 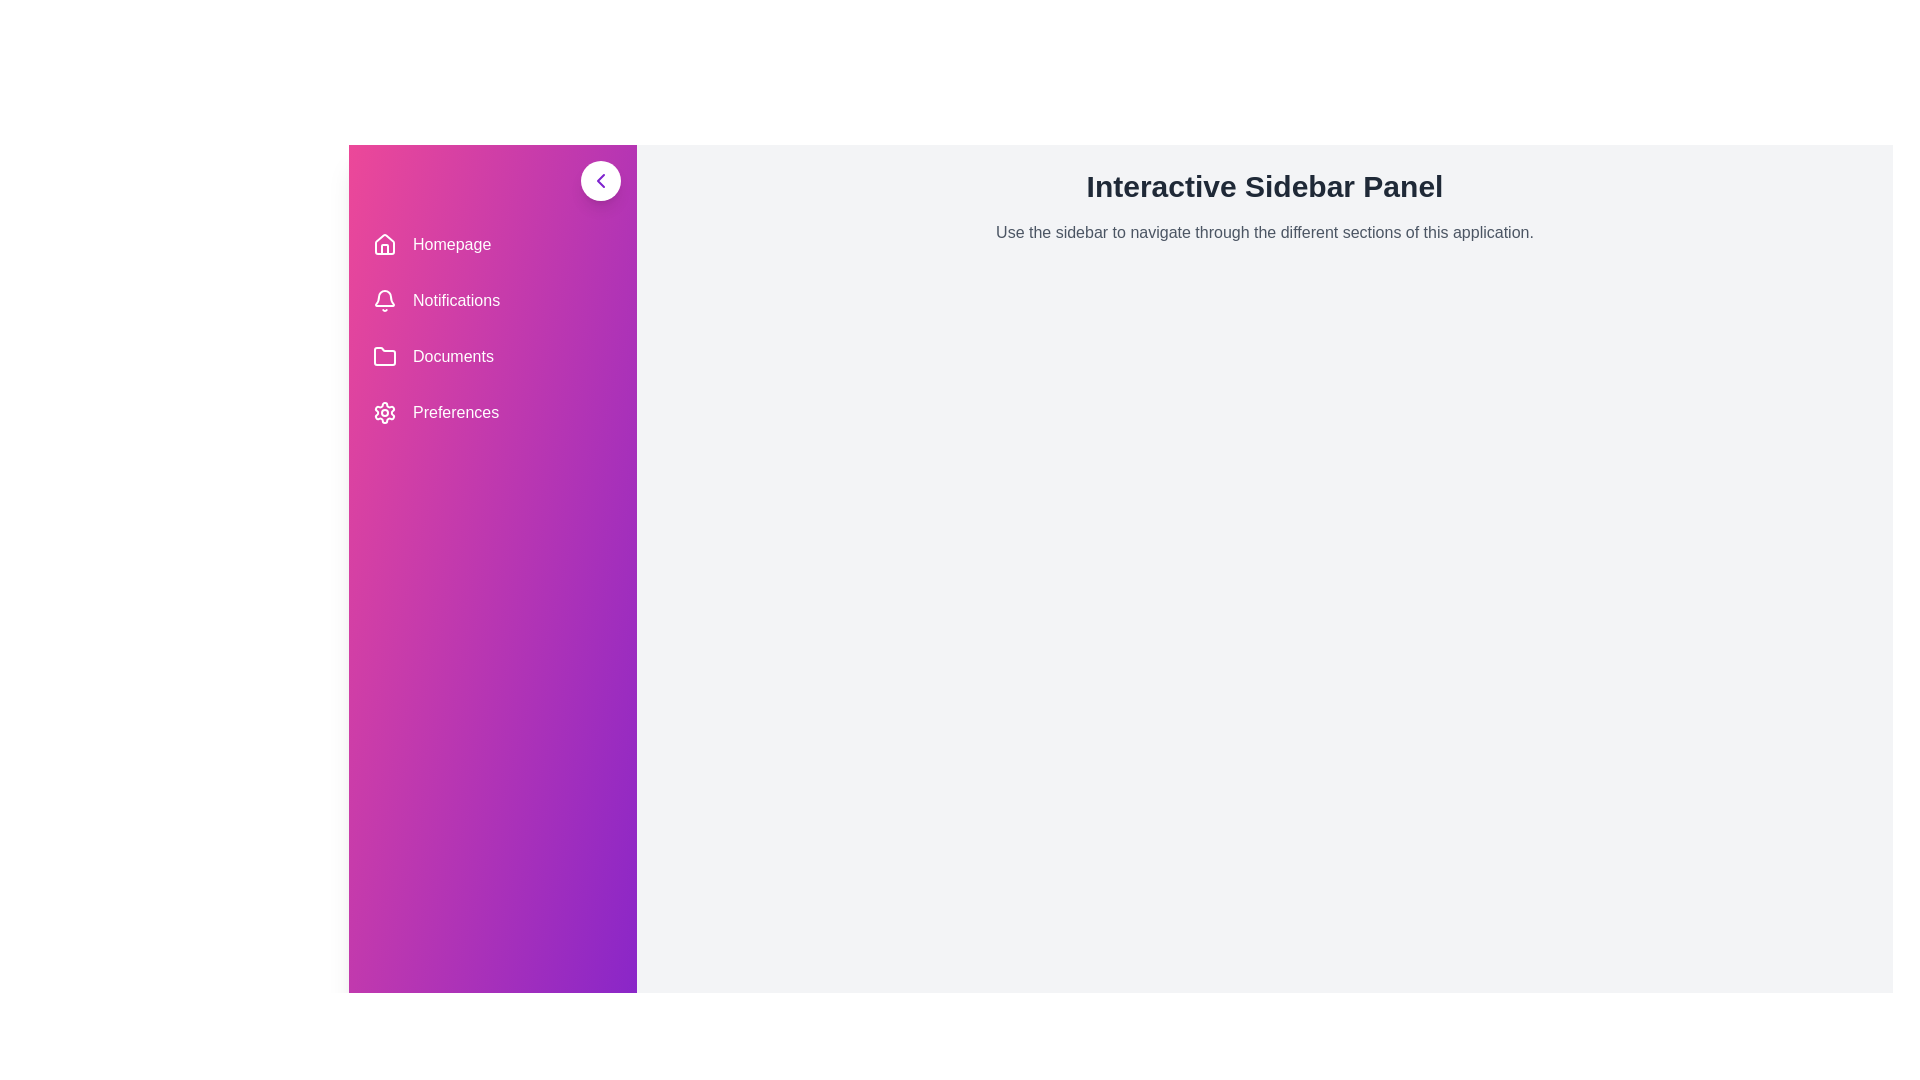 What do you see at coordinates (661, 220) in the screenshot?
I see `the text in the main content area` at bounding box center [661, 220].